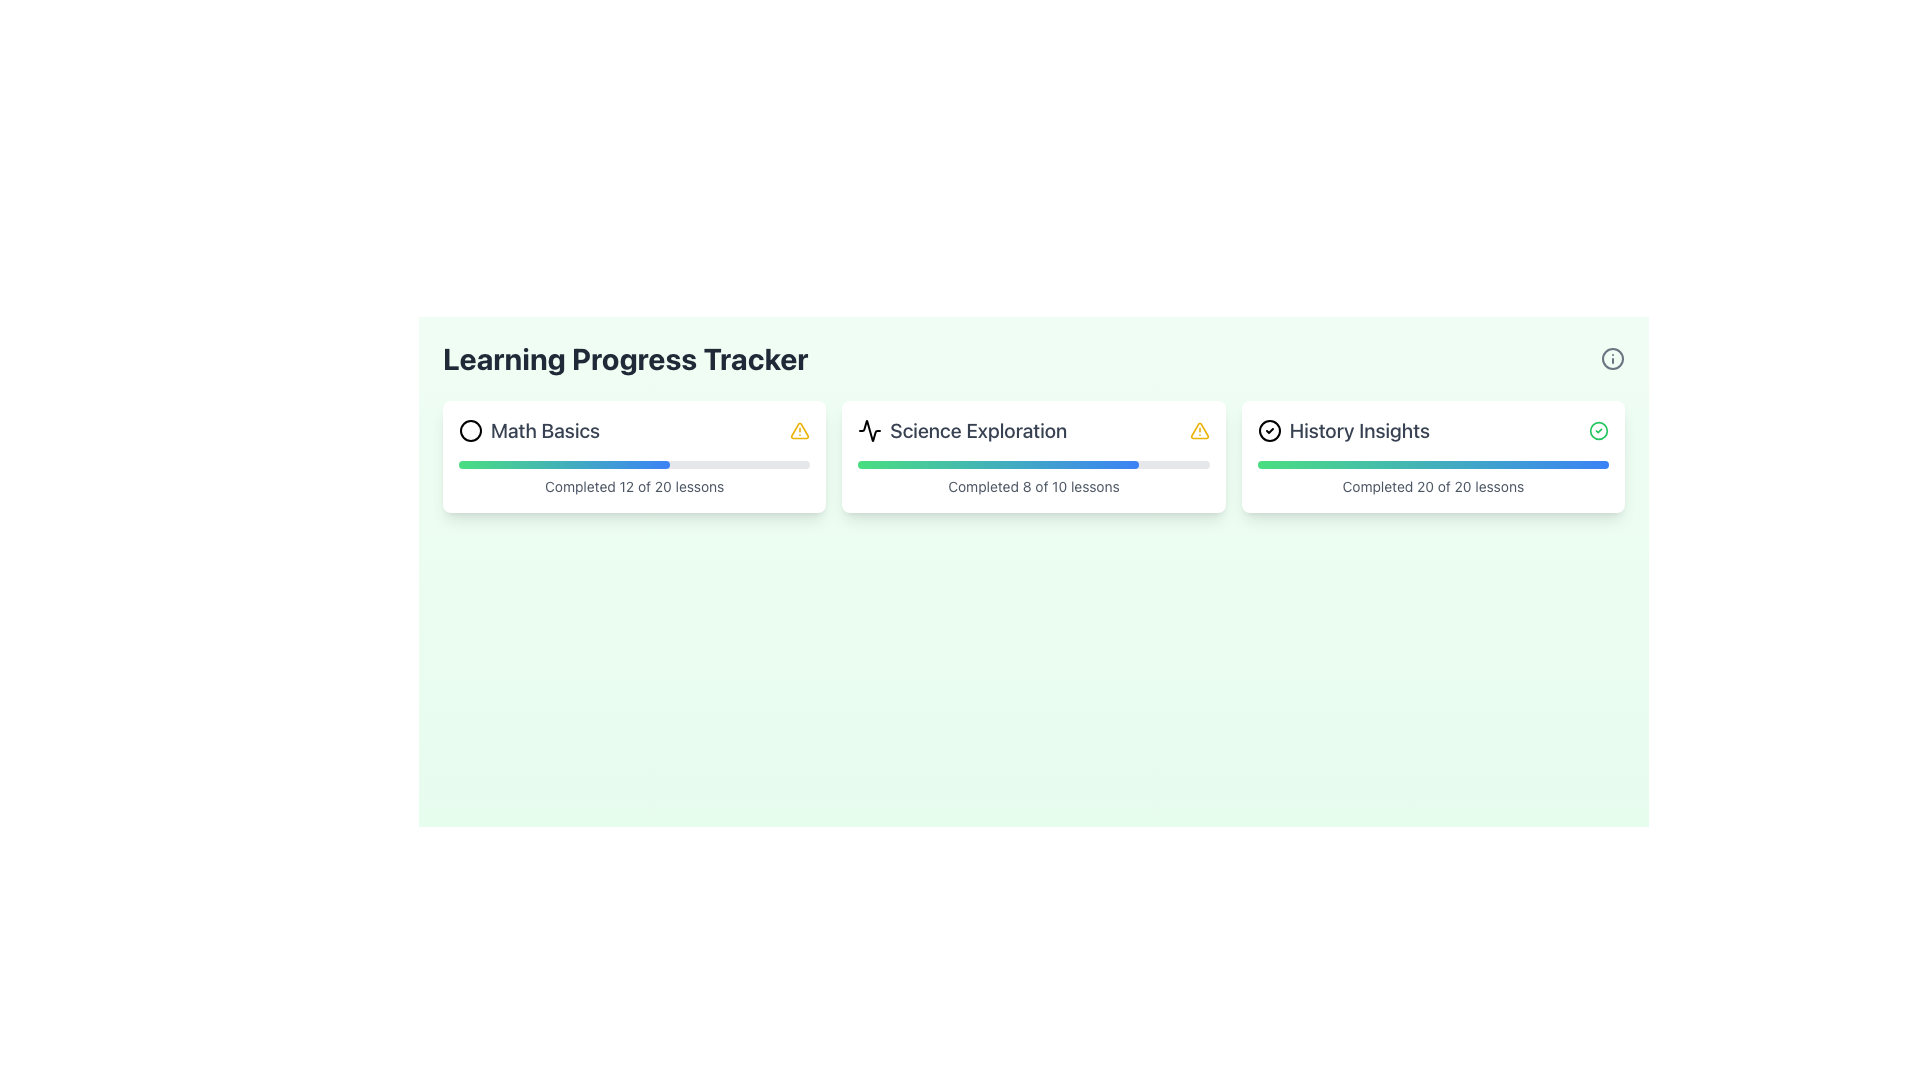 The height and width of the screenshot is (1080, 1920). I want to click on information displayed in the Text Label that summarizes the user's progress in the 'History Insights' module, located below the progress bar in the lower section of the card, so click(1432, 486).